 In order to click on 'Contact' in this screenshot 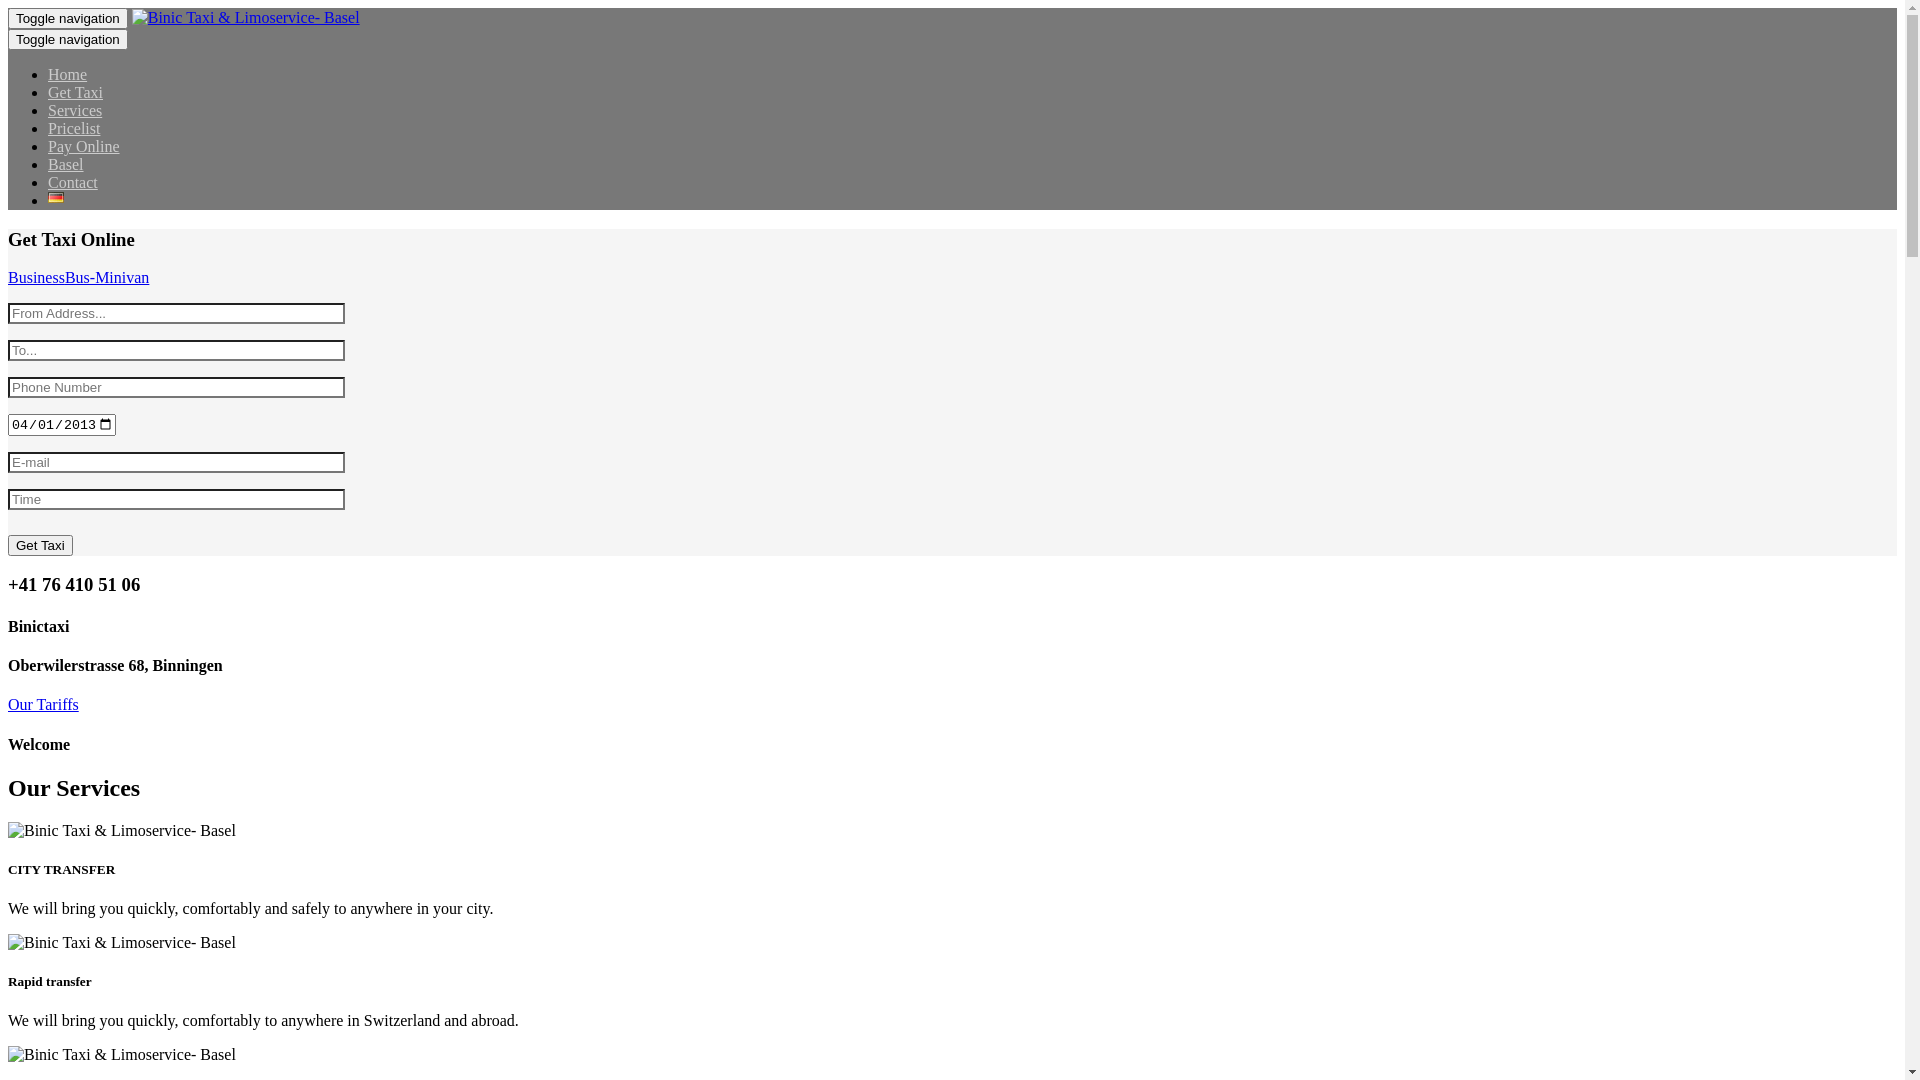, I will do `click(72, 182)`.